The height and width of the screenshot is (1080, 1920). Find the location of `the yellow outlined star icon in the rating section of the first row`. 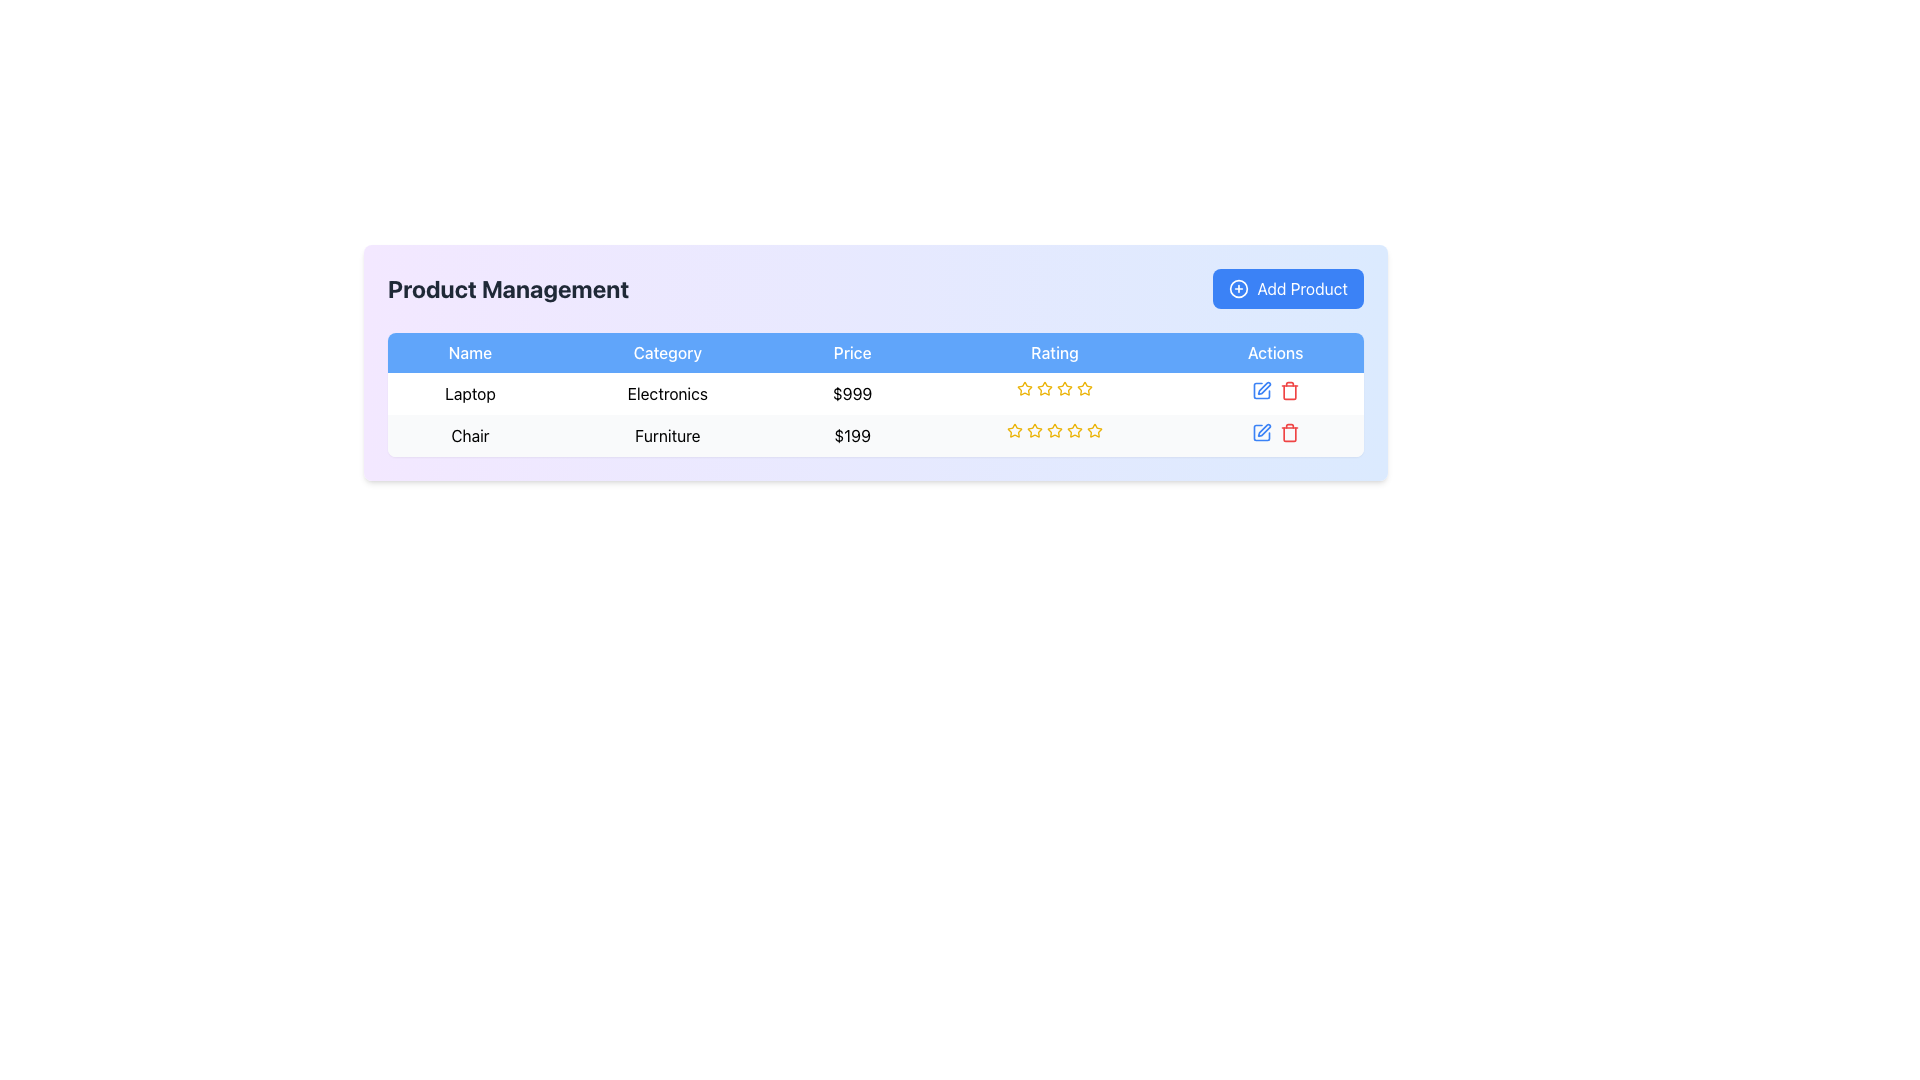

the yellow outlined star icon in the rating section of the first row is located at coordinates (1023, 388).